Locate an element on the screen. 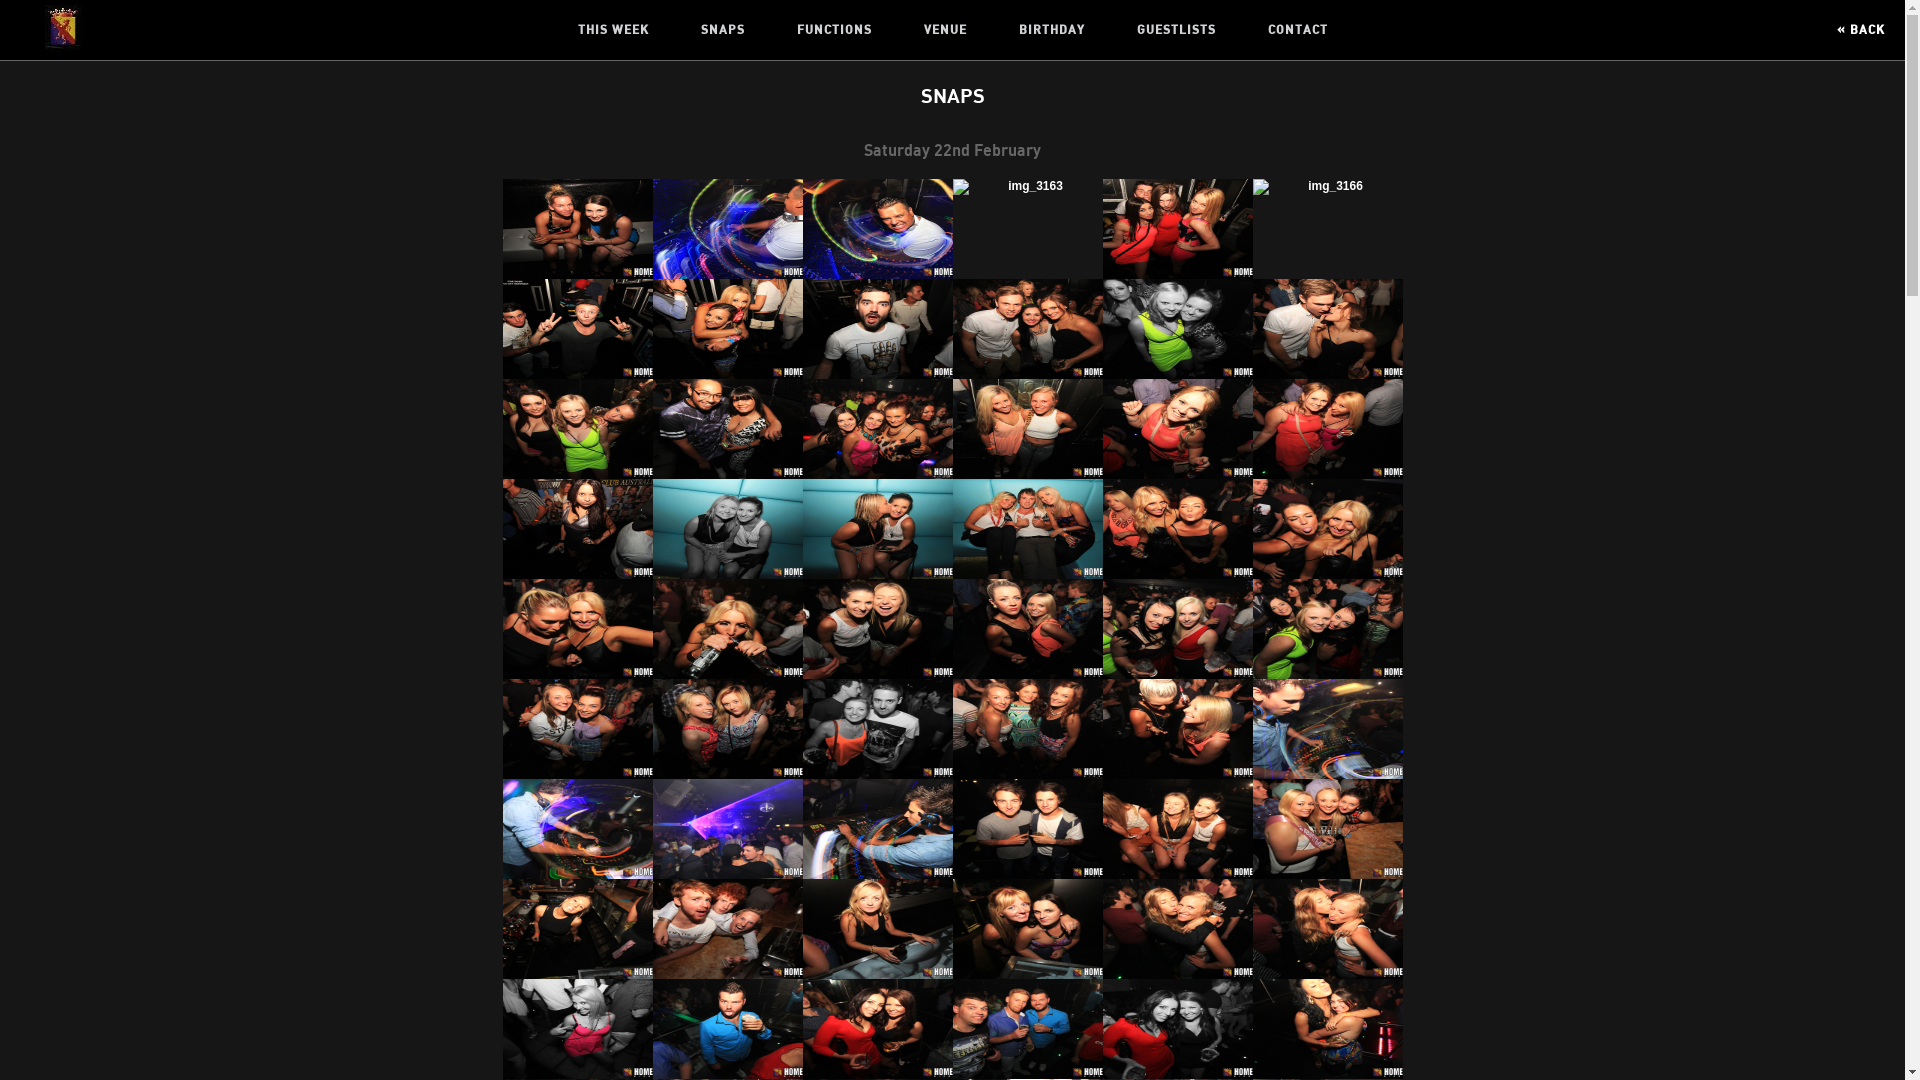  'VENUE' is located at coordinates (944, 30).